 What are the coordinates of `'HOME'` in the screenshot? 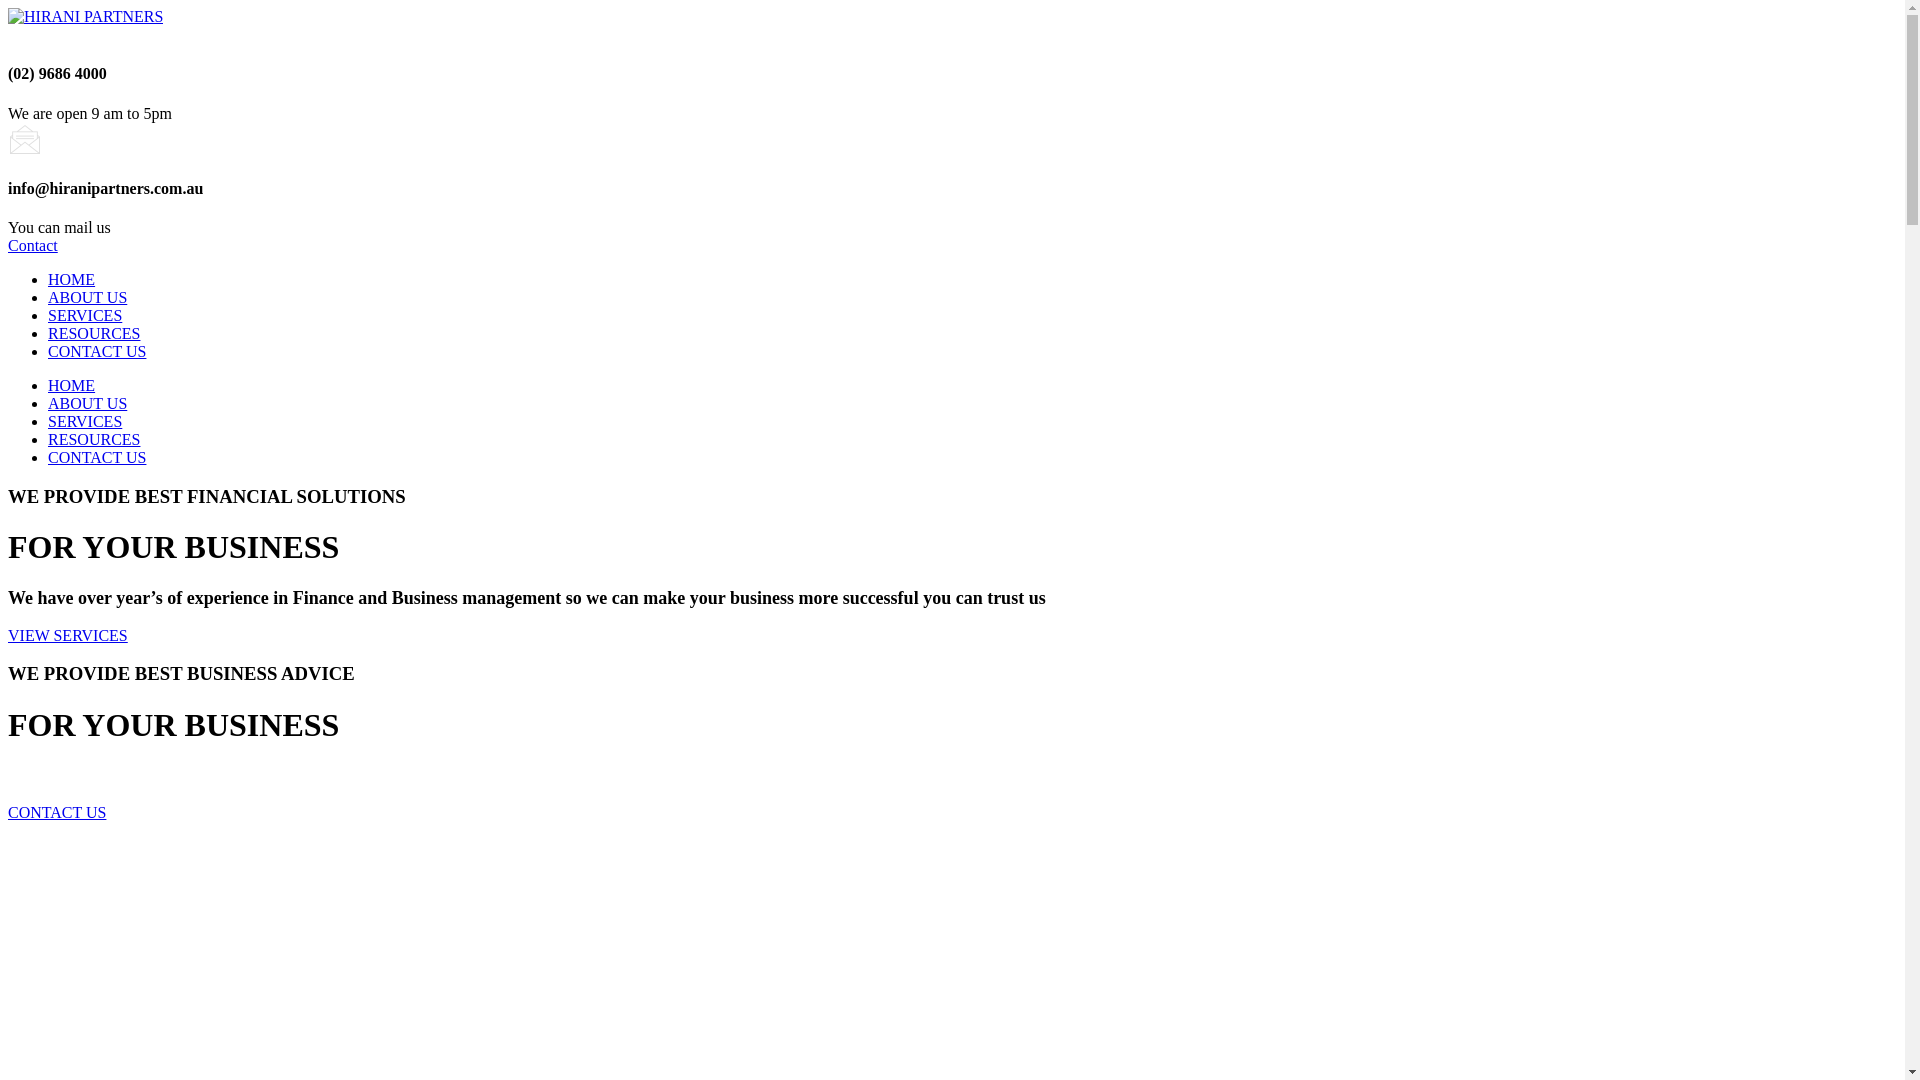 It's located at (48, 279).